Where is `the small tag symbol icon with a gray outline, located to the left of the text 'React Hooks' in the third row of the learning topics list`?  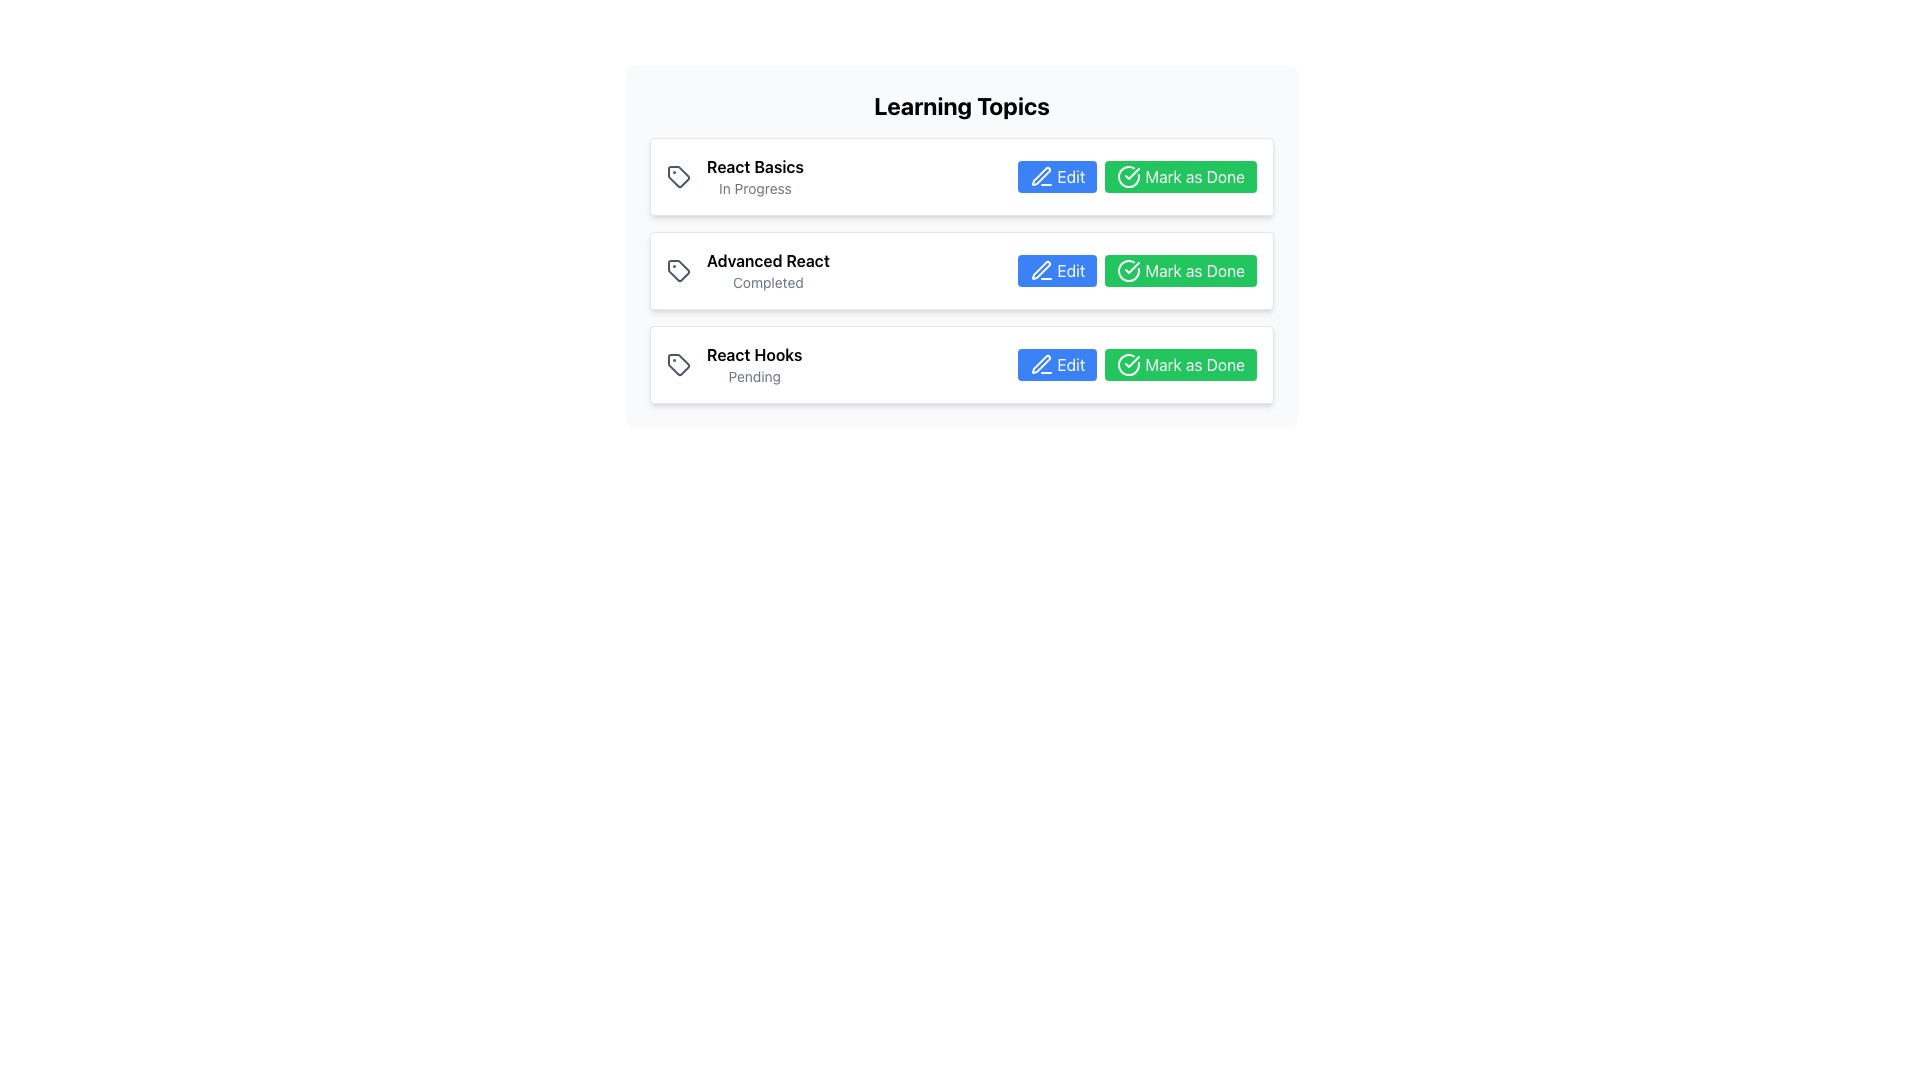 the small tag symbol icon with a gray outline, located to the left of the text 'React Hooks' in the third row of the learning topics list is located at coordinates (678, 365).